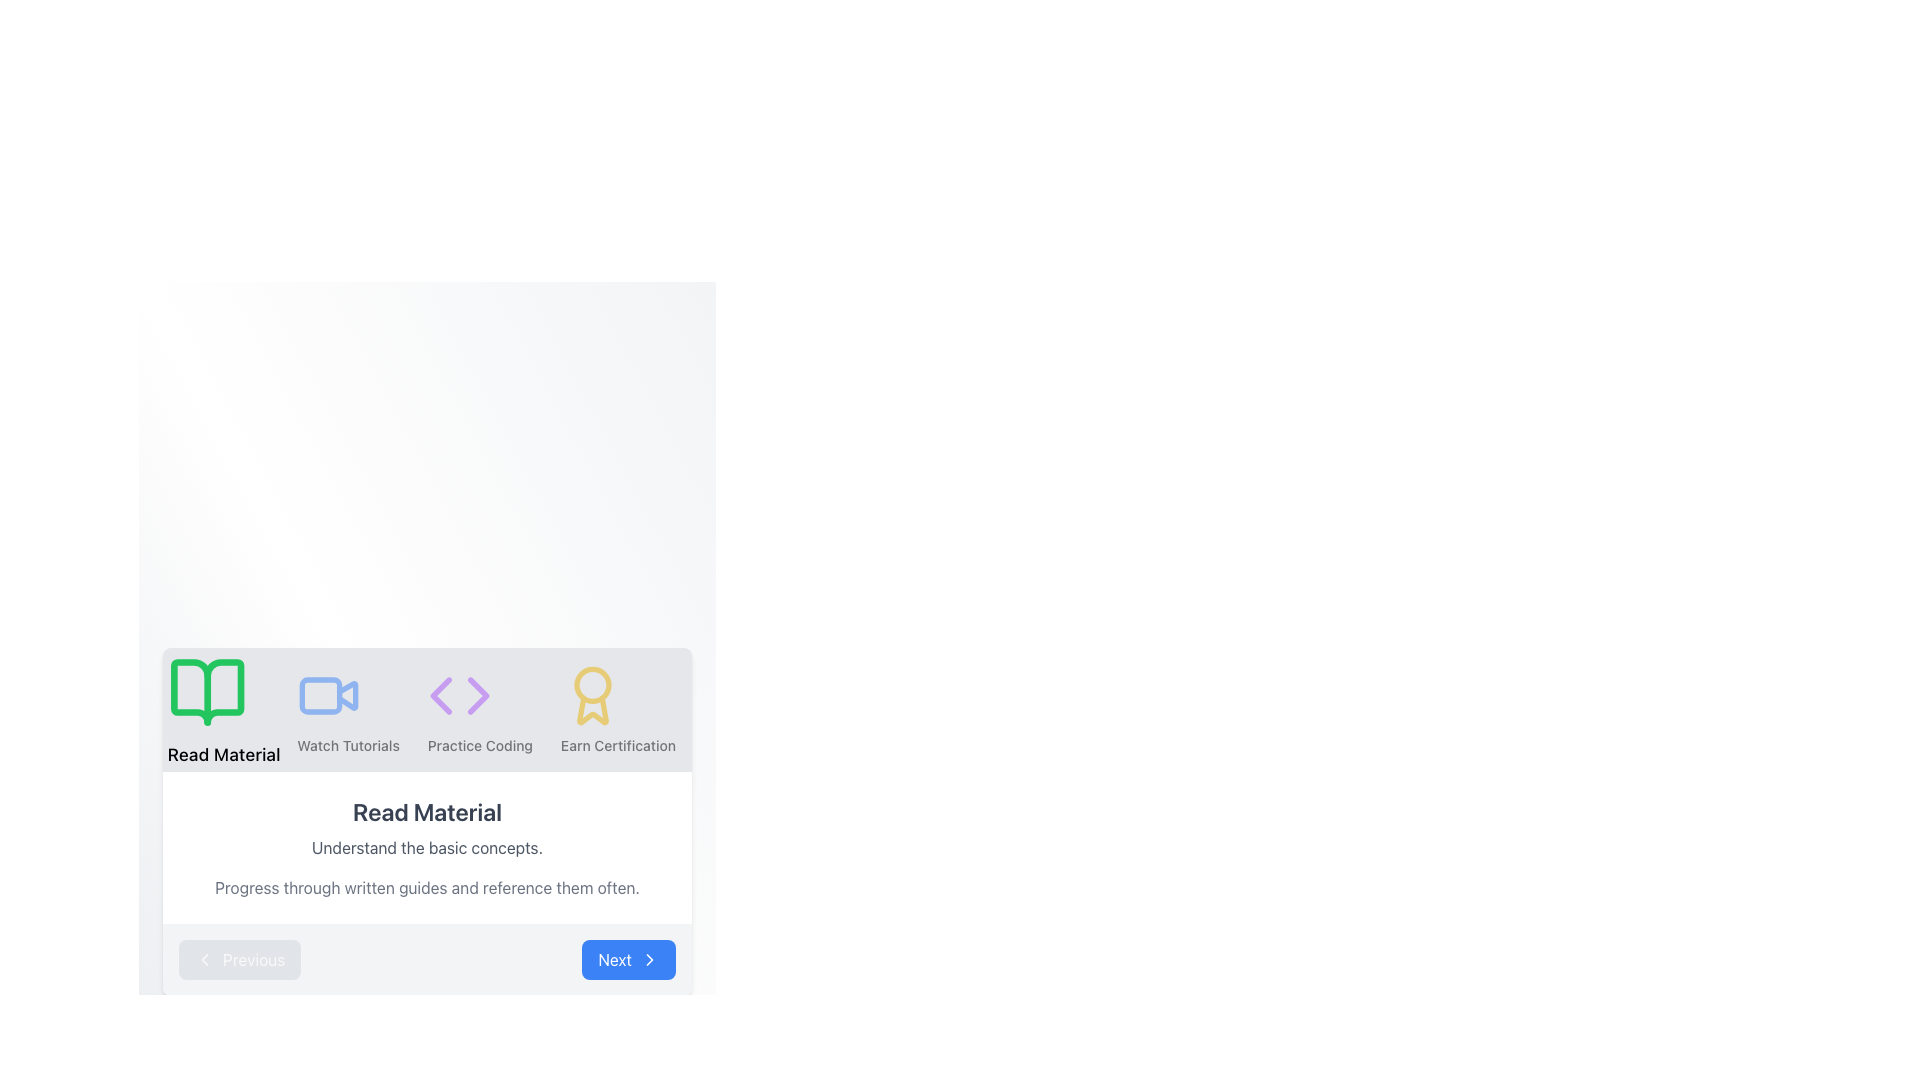 The width and height of the screenshot is (1920, 1080). Describe the element at coordinates (347, 694) in the screenshot. I see `the triangular play button icon located within the video icon, which is the second icon in a row of four` at that location.